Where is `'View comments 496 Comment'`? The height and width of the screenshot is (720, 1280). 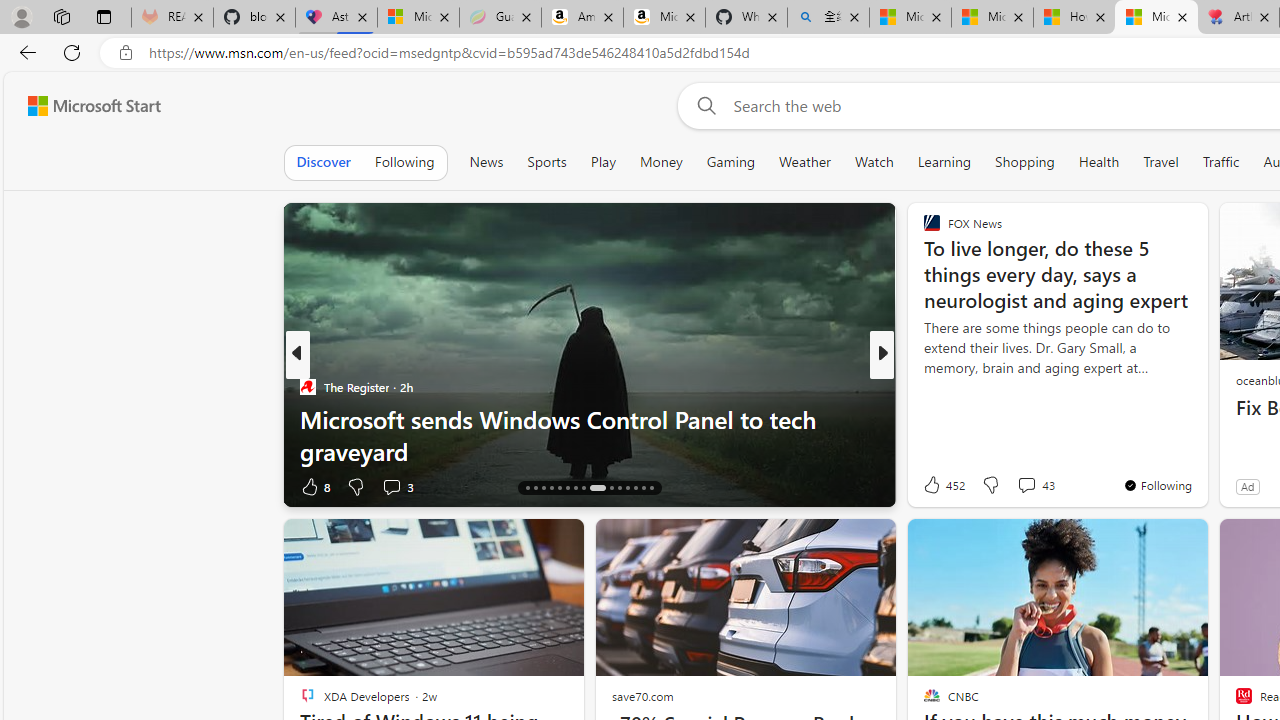
'View comments 496 Comment' is located at coordinates (1013, 486).